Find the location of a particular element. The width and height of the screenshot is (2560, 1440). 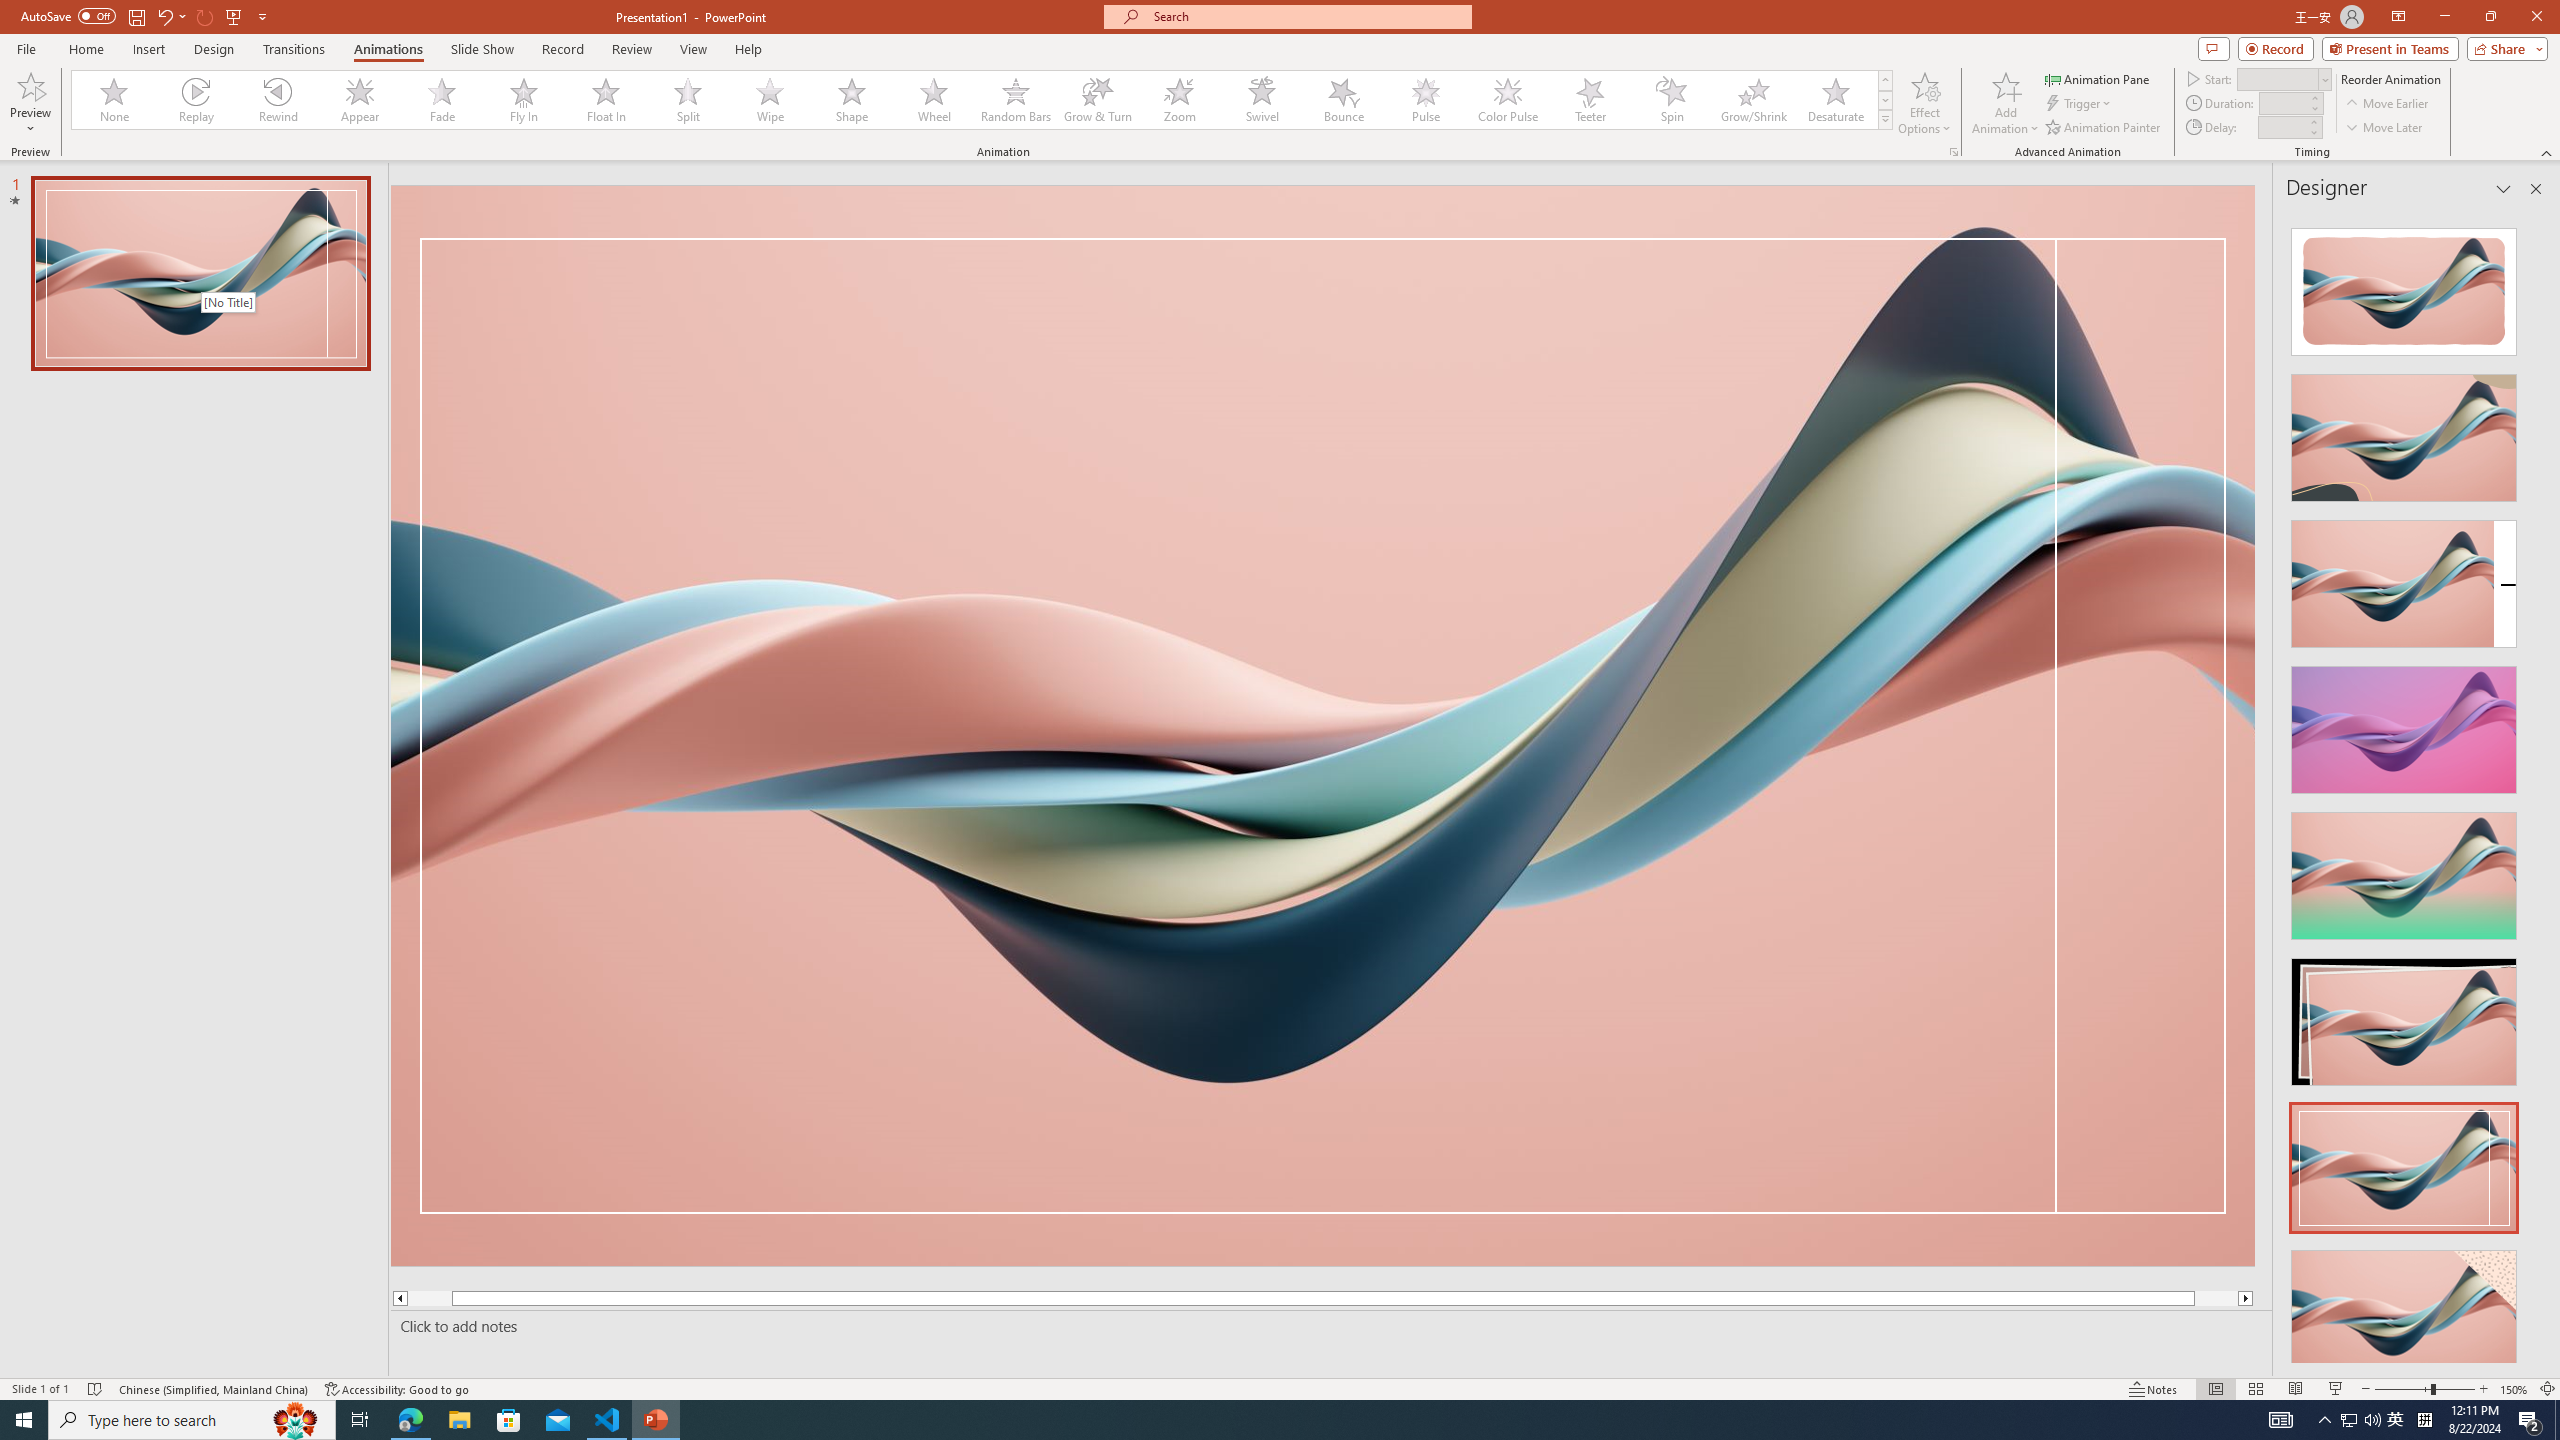

'Trigger' is located at coordinates (2079, 103).